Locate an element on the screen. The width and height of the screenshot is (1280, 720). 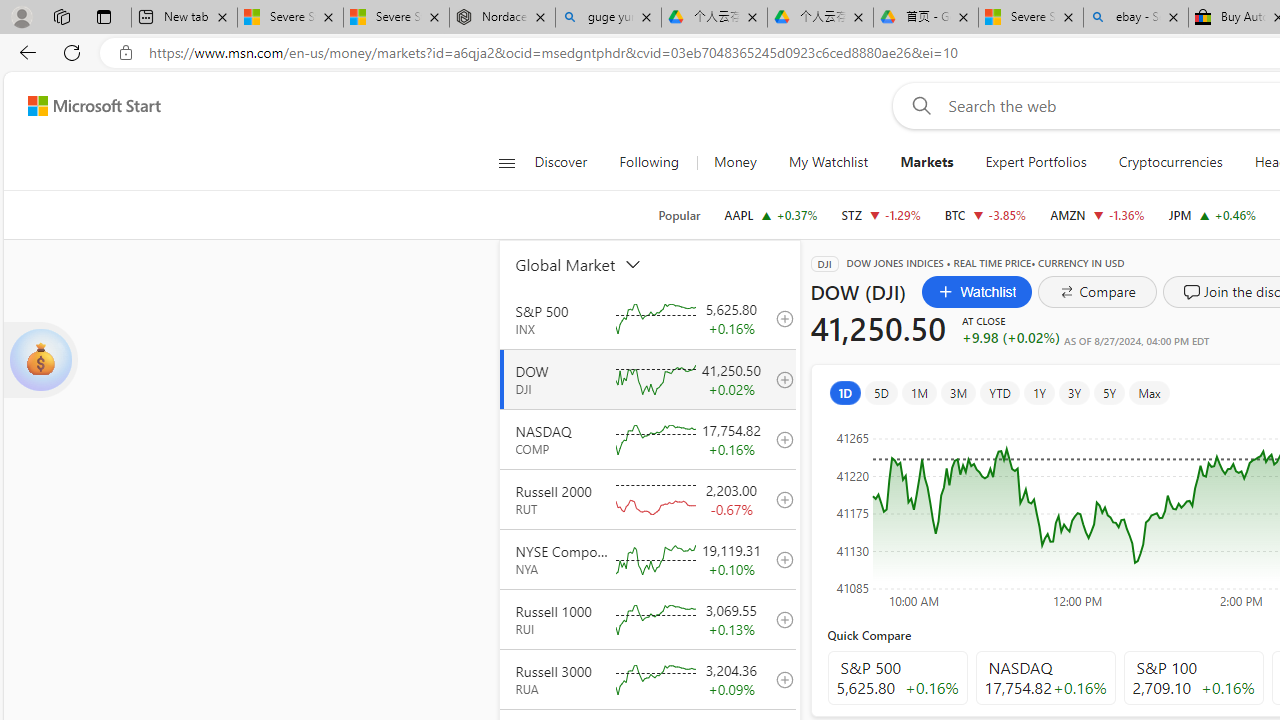
'Markets' is located at coordinates (925, 162).